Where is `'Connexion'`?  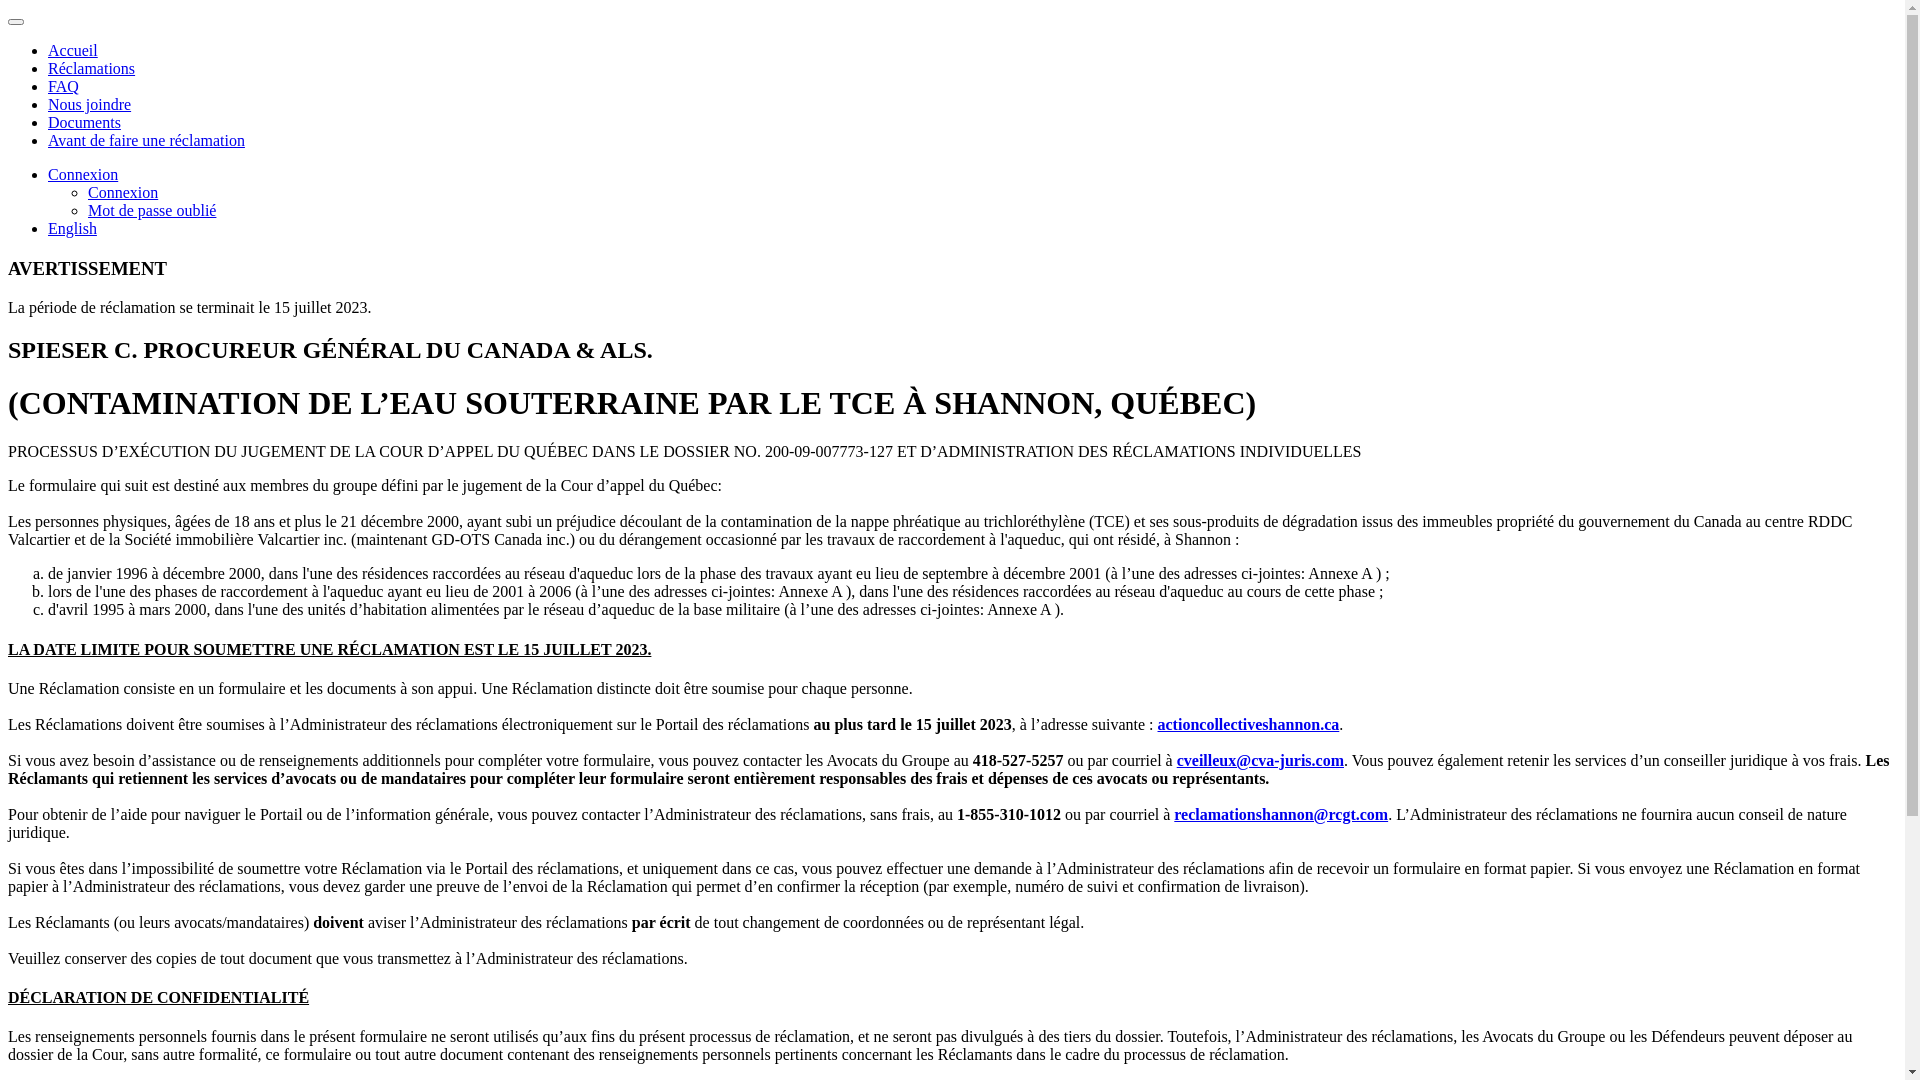 'Connexion' is located at coordinates (122, 192).